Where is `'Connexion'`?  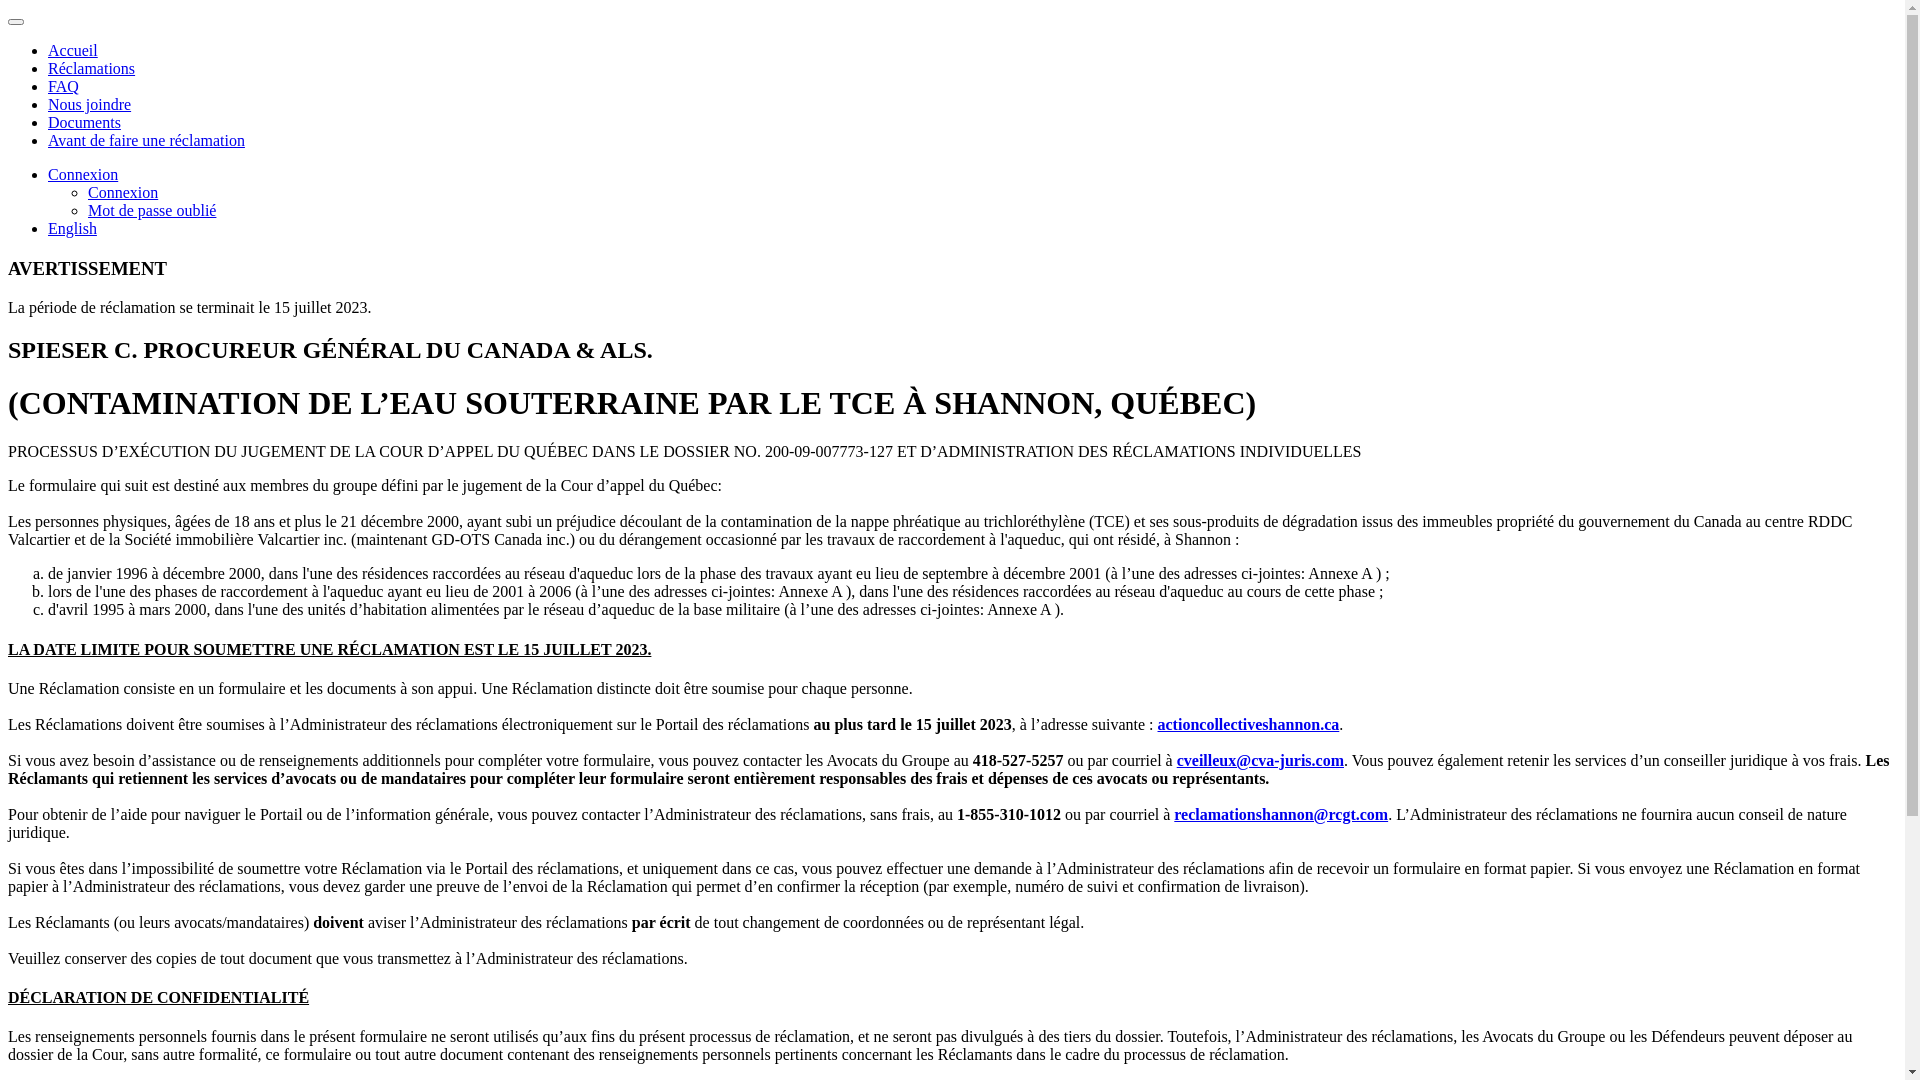 'Connexion' is located at coordinates (122, 192).